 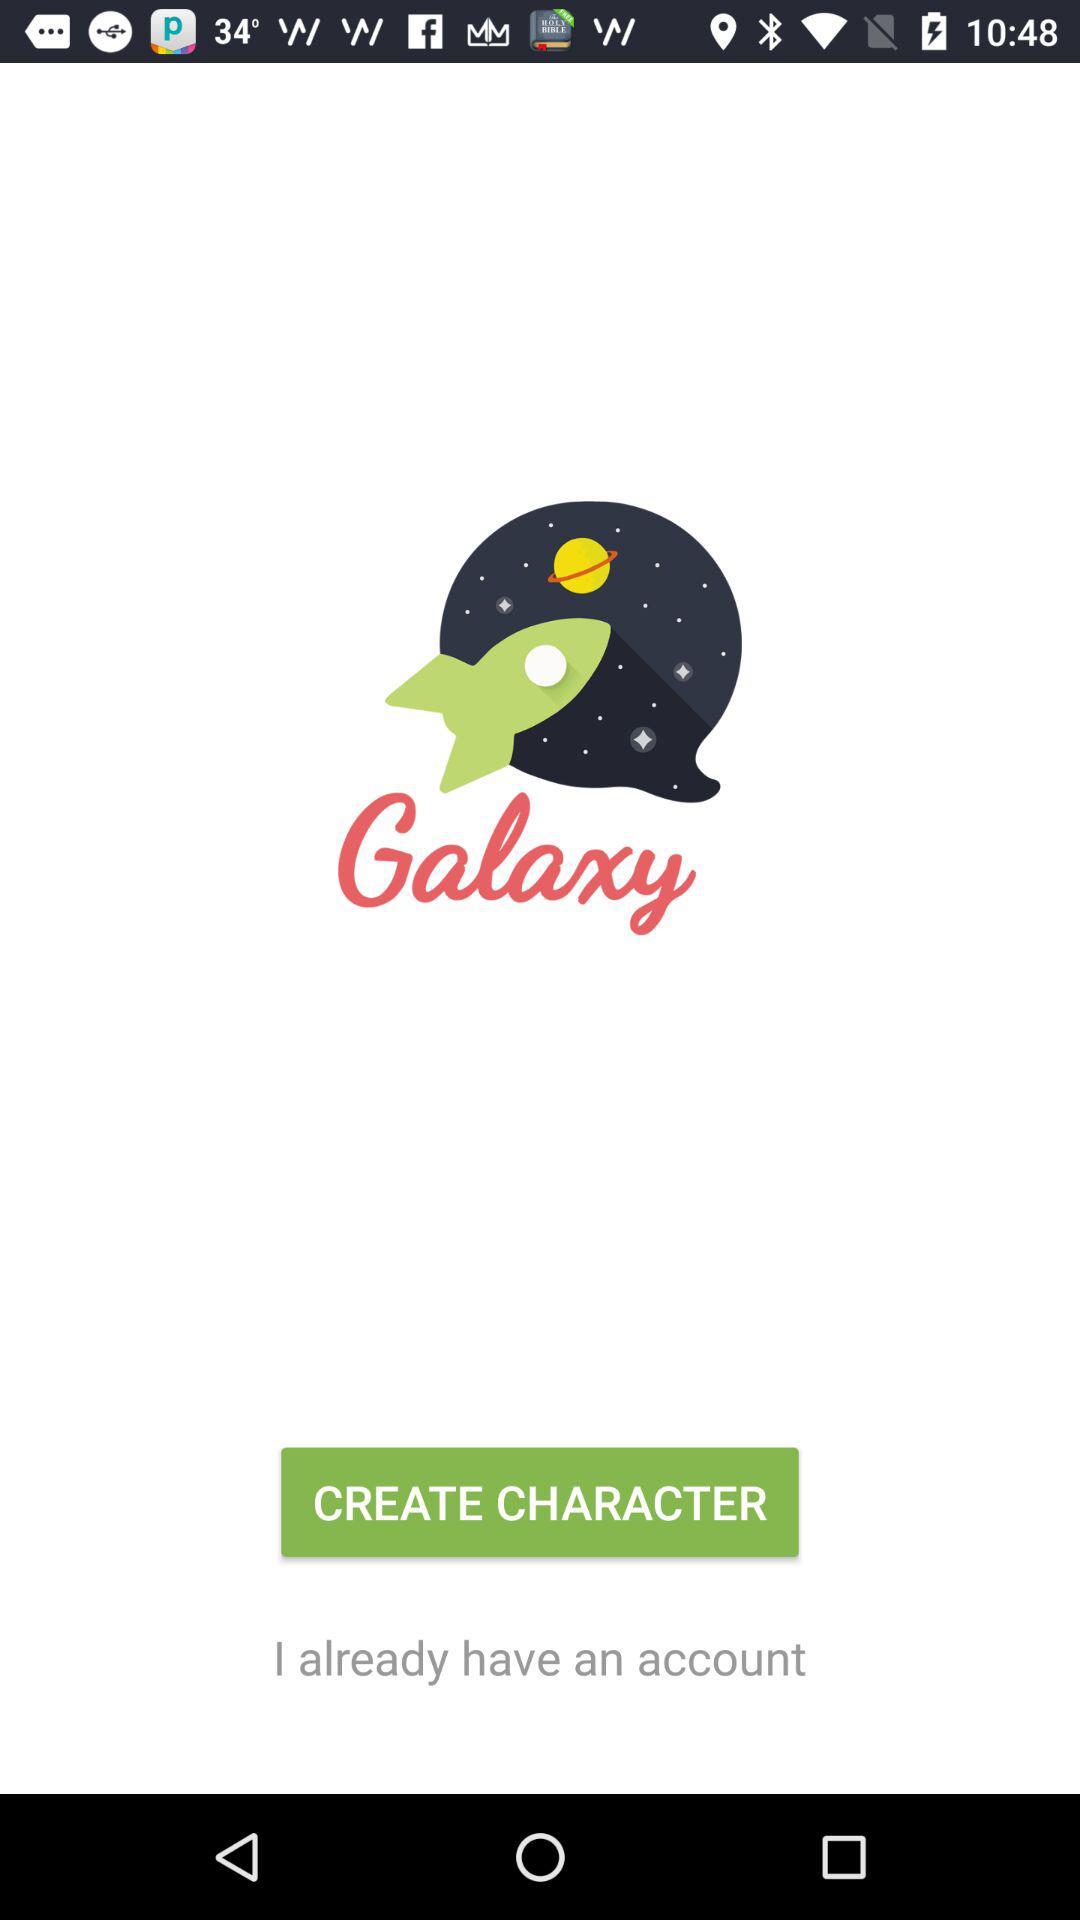 What do you see at coordinates (540, 1510) in the screenshot?
I see `the item above i already have item` at bounding box center [540, 1510].